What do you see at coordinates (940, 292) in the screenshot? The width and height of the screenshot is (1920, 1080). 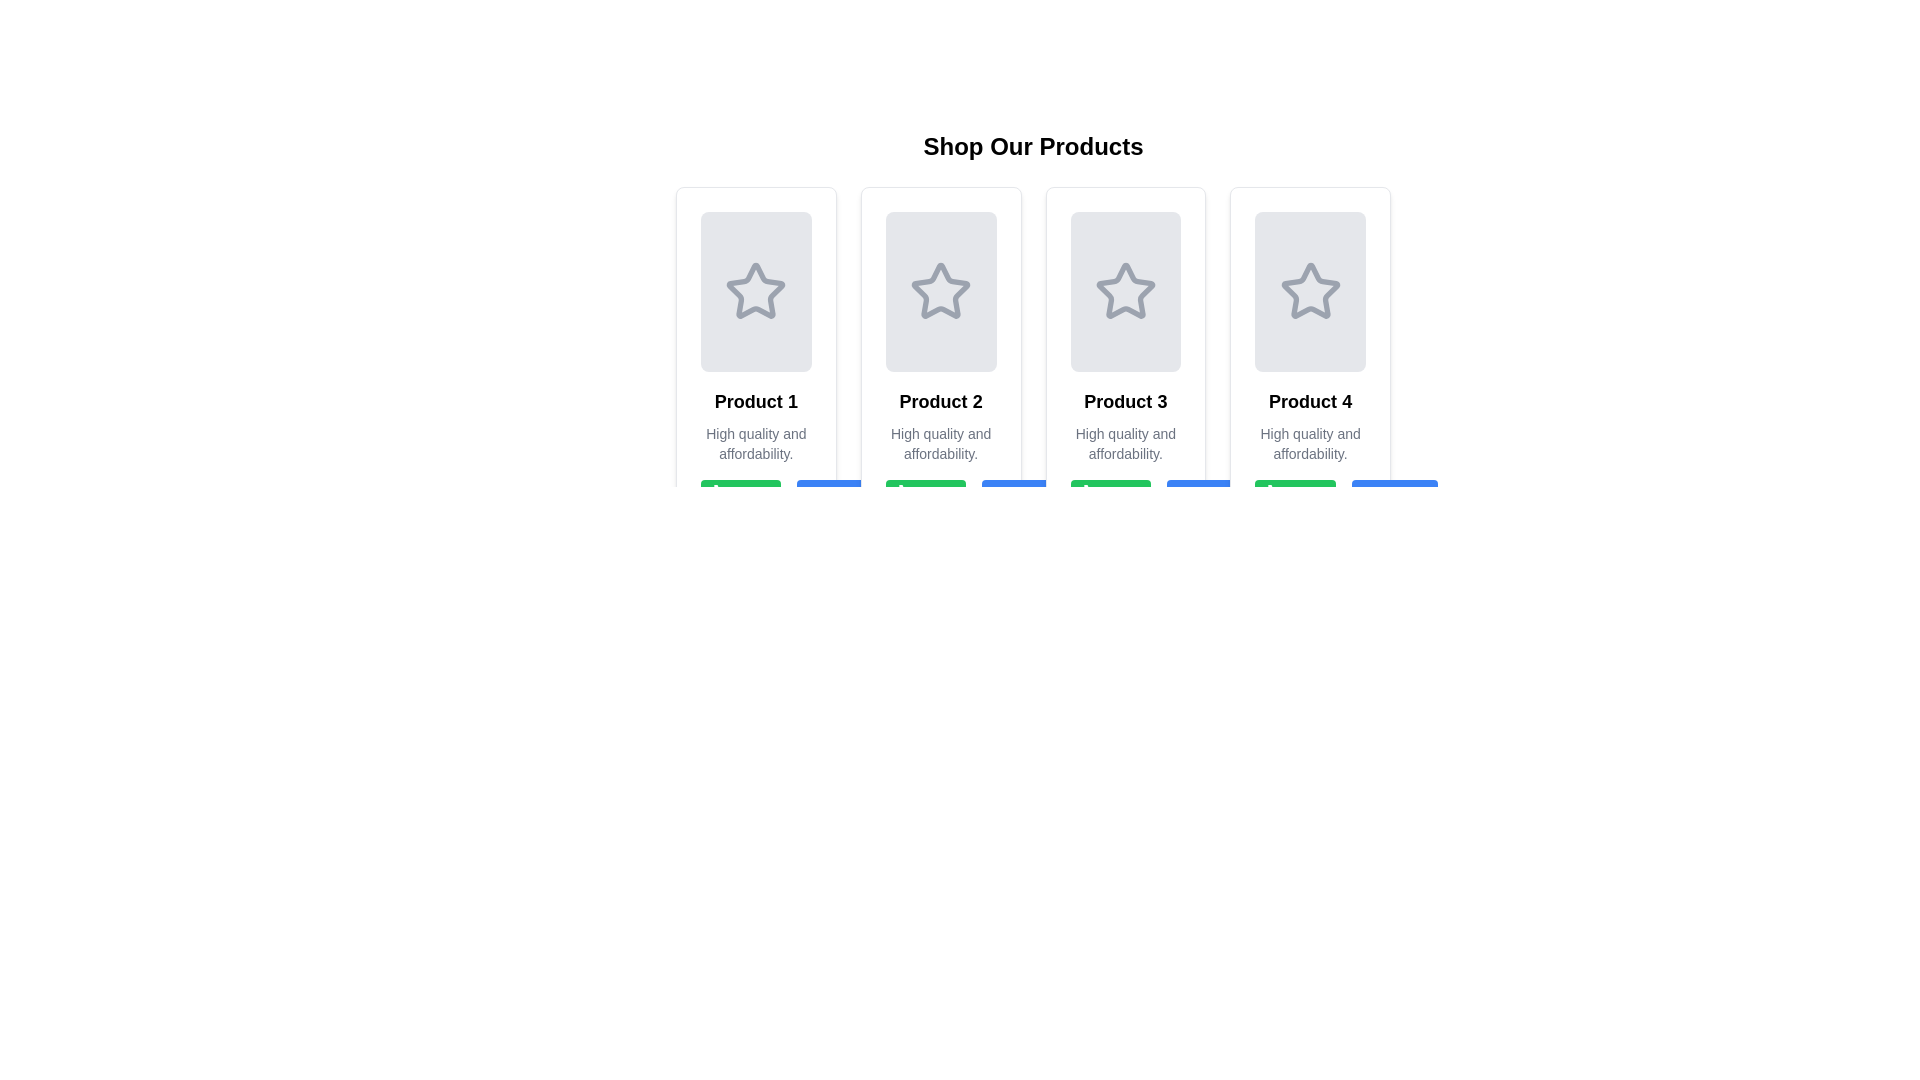 I see `the image placeholder with a light gray background and a centered outlined star icon, located in the second product card above the product title 'Product 2'` at bounding box center [940, 292].